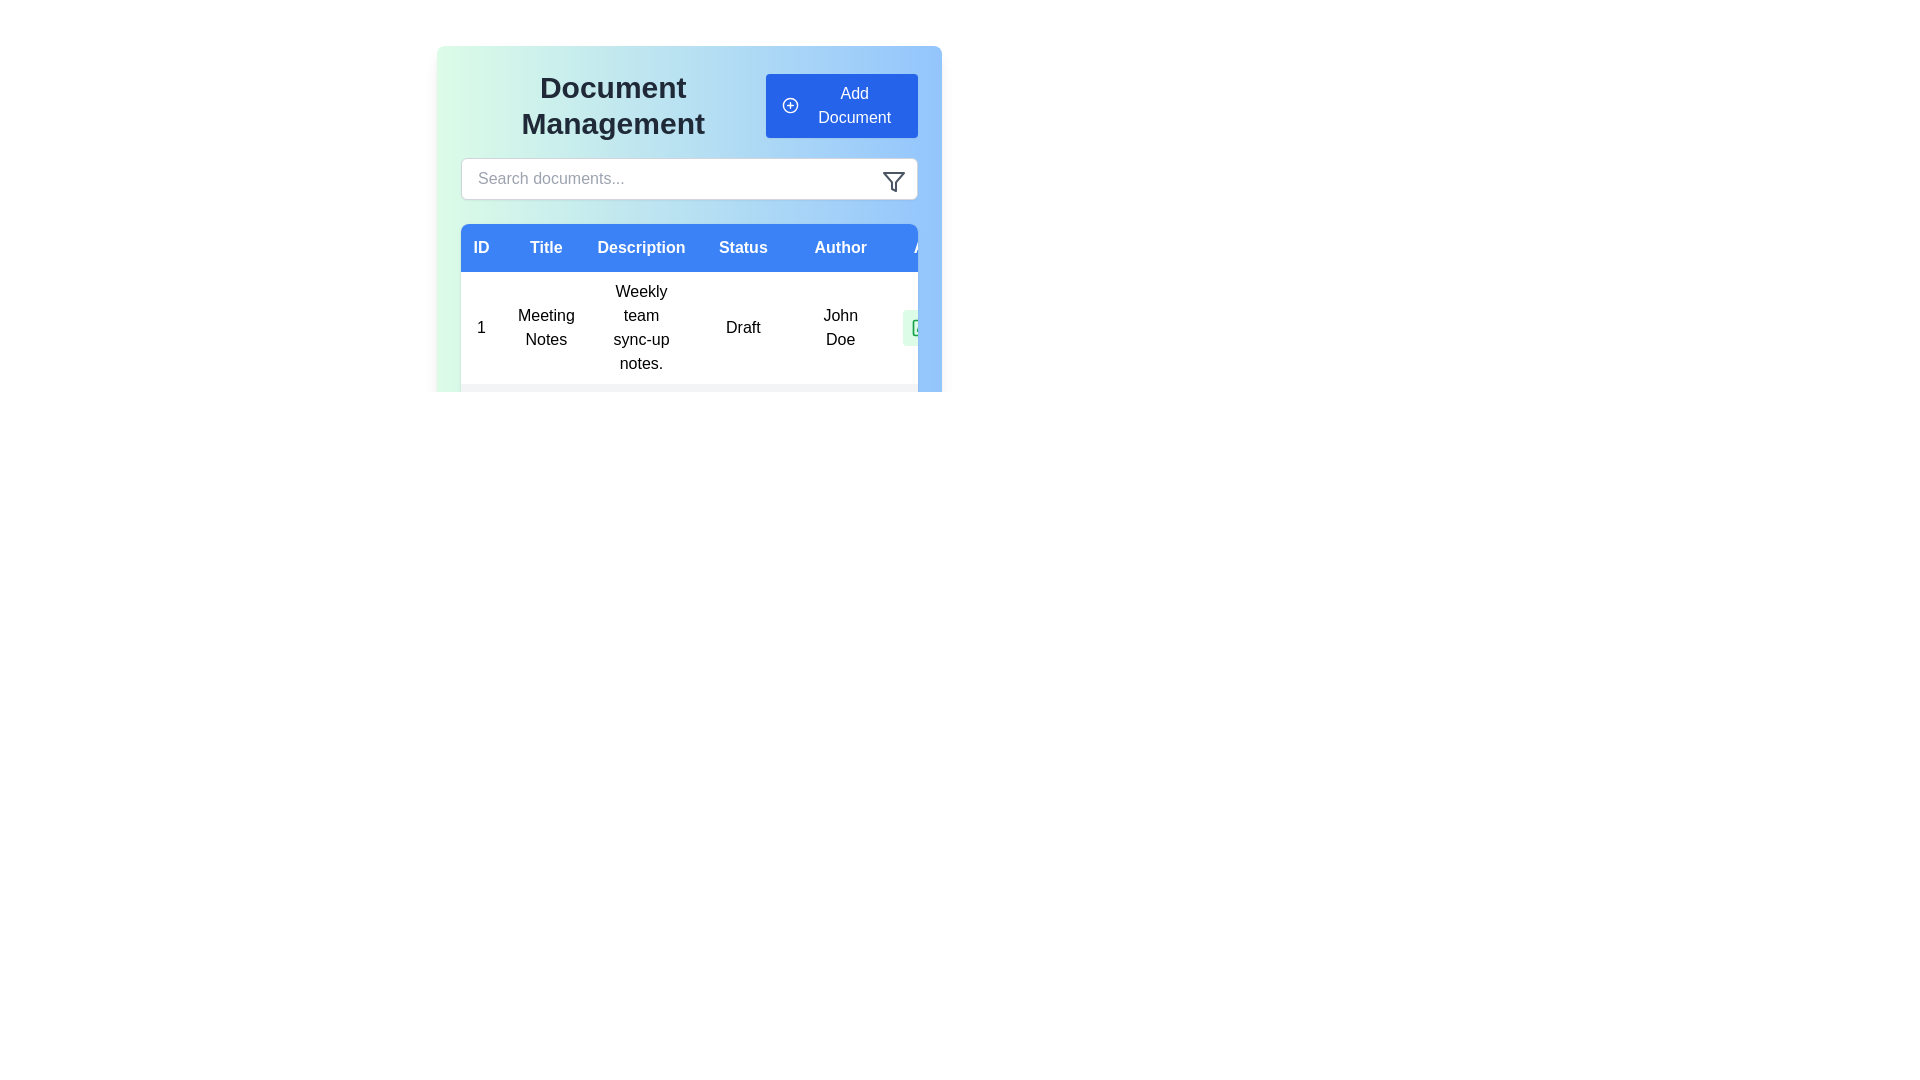 Image resolution: width=1920 pixels, height=1080 pixels. What do you see at coordinates (481, 246) in the screenshot?
I see `the table header cell containing the text 'ID', which is styled with a blue background and white text, located at the top-left of the table header row` at bounding box center [481, 246].